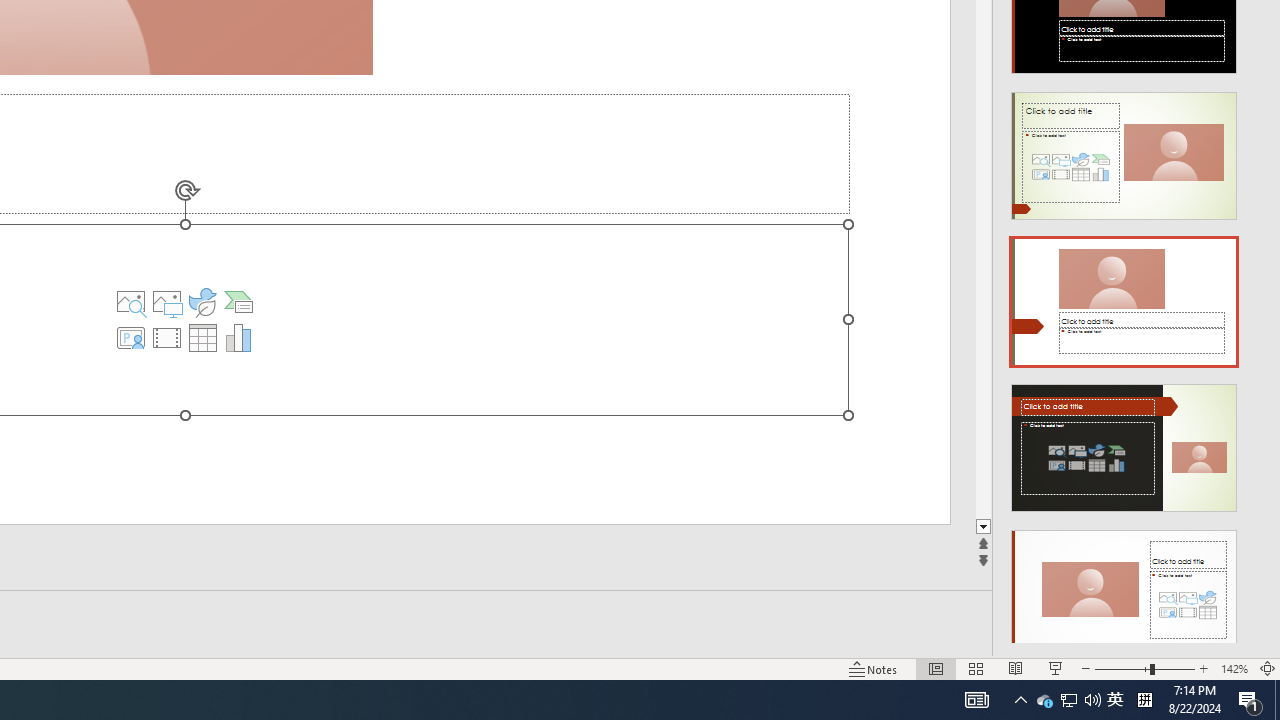 Image resolution: width=1280 pixels, height=720 pixels. Describe the element at coordinates (167, 302) in the screenshot. I see `'Pictures'` at that location.